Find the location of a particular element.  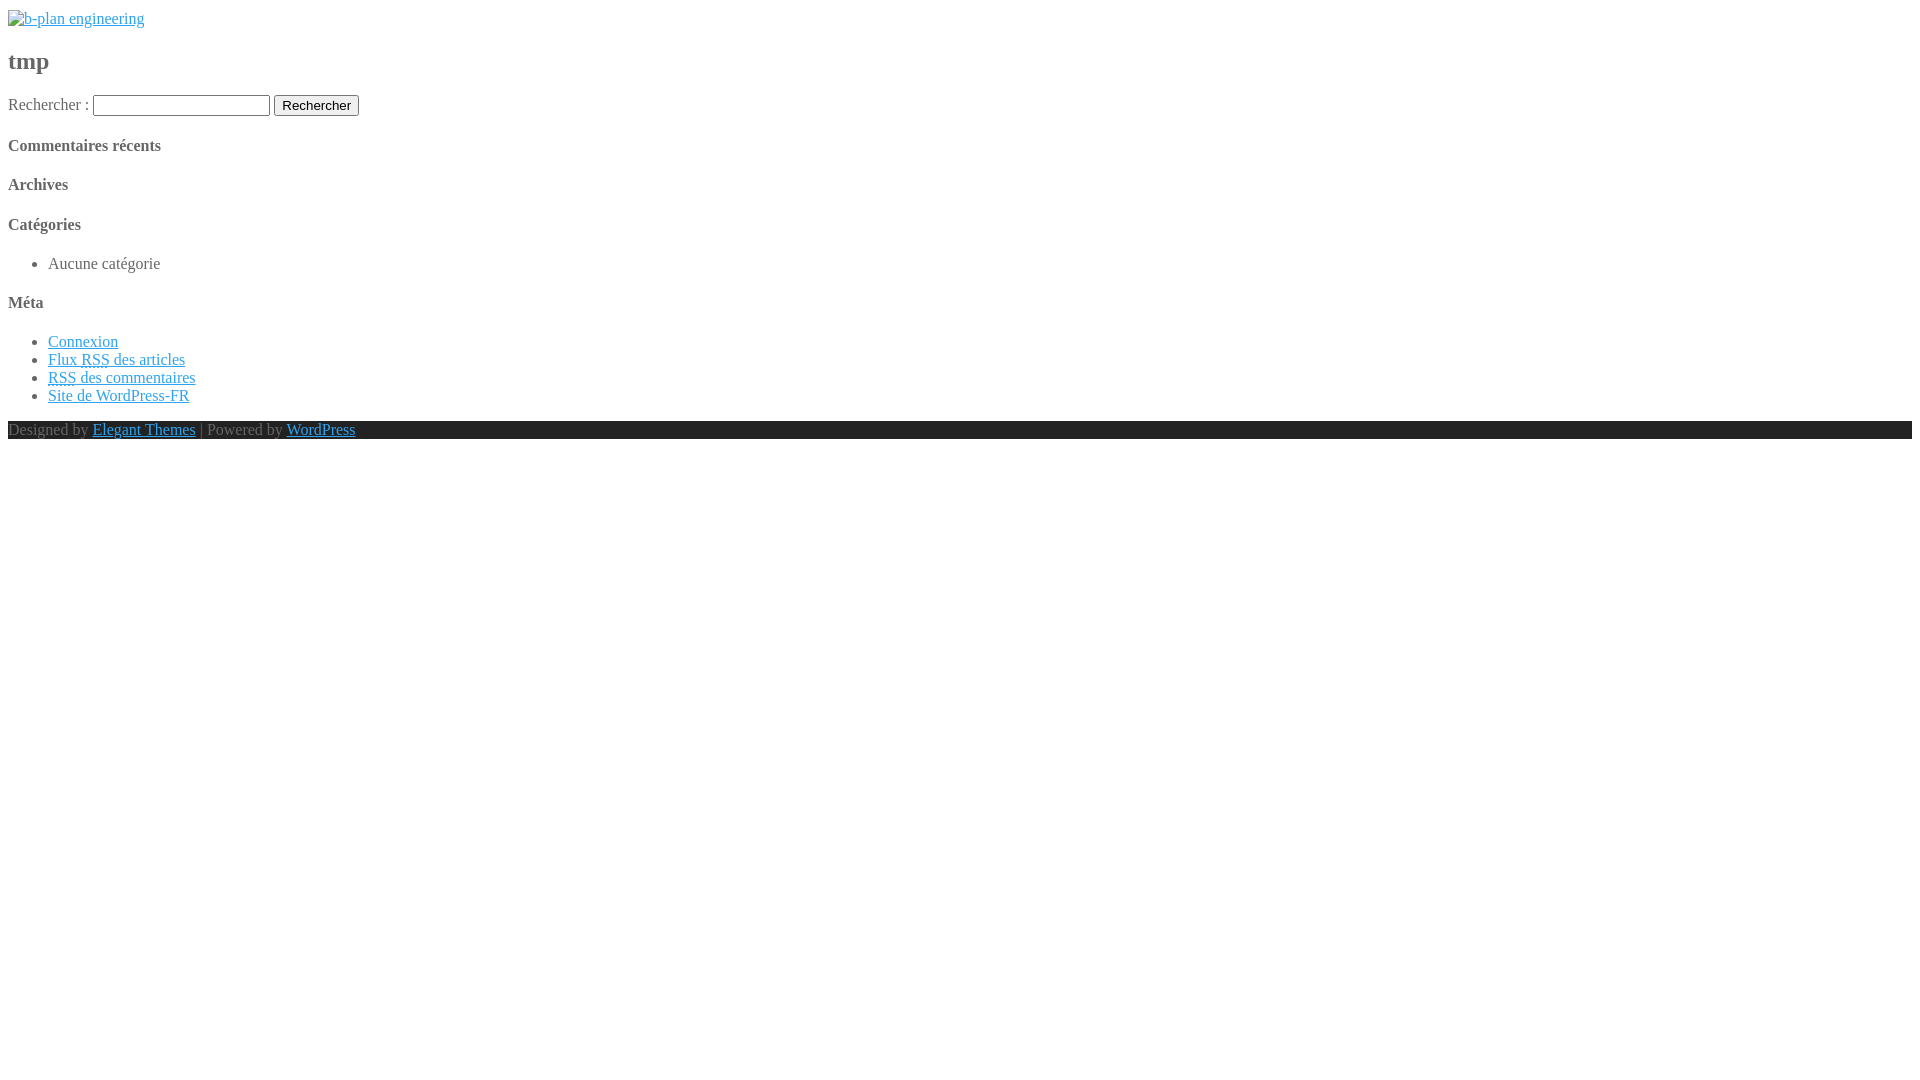

'Connexion' is located at coordinates (81, 340).